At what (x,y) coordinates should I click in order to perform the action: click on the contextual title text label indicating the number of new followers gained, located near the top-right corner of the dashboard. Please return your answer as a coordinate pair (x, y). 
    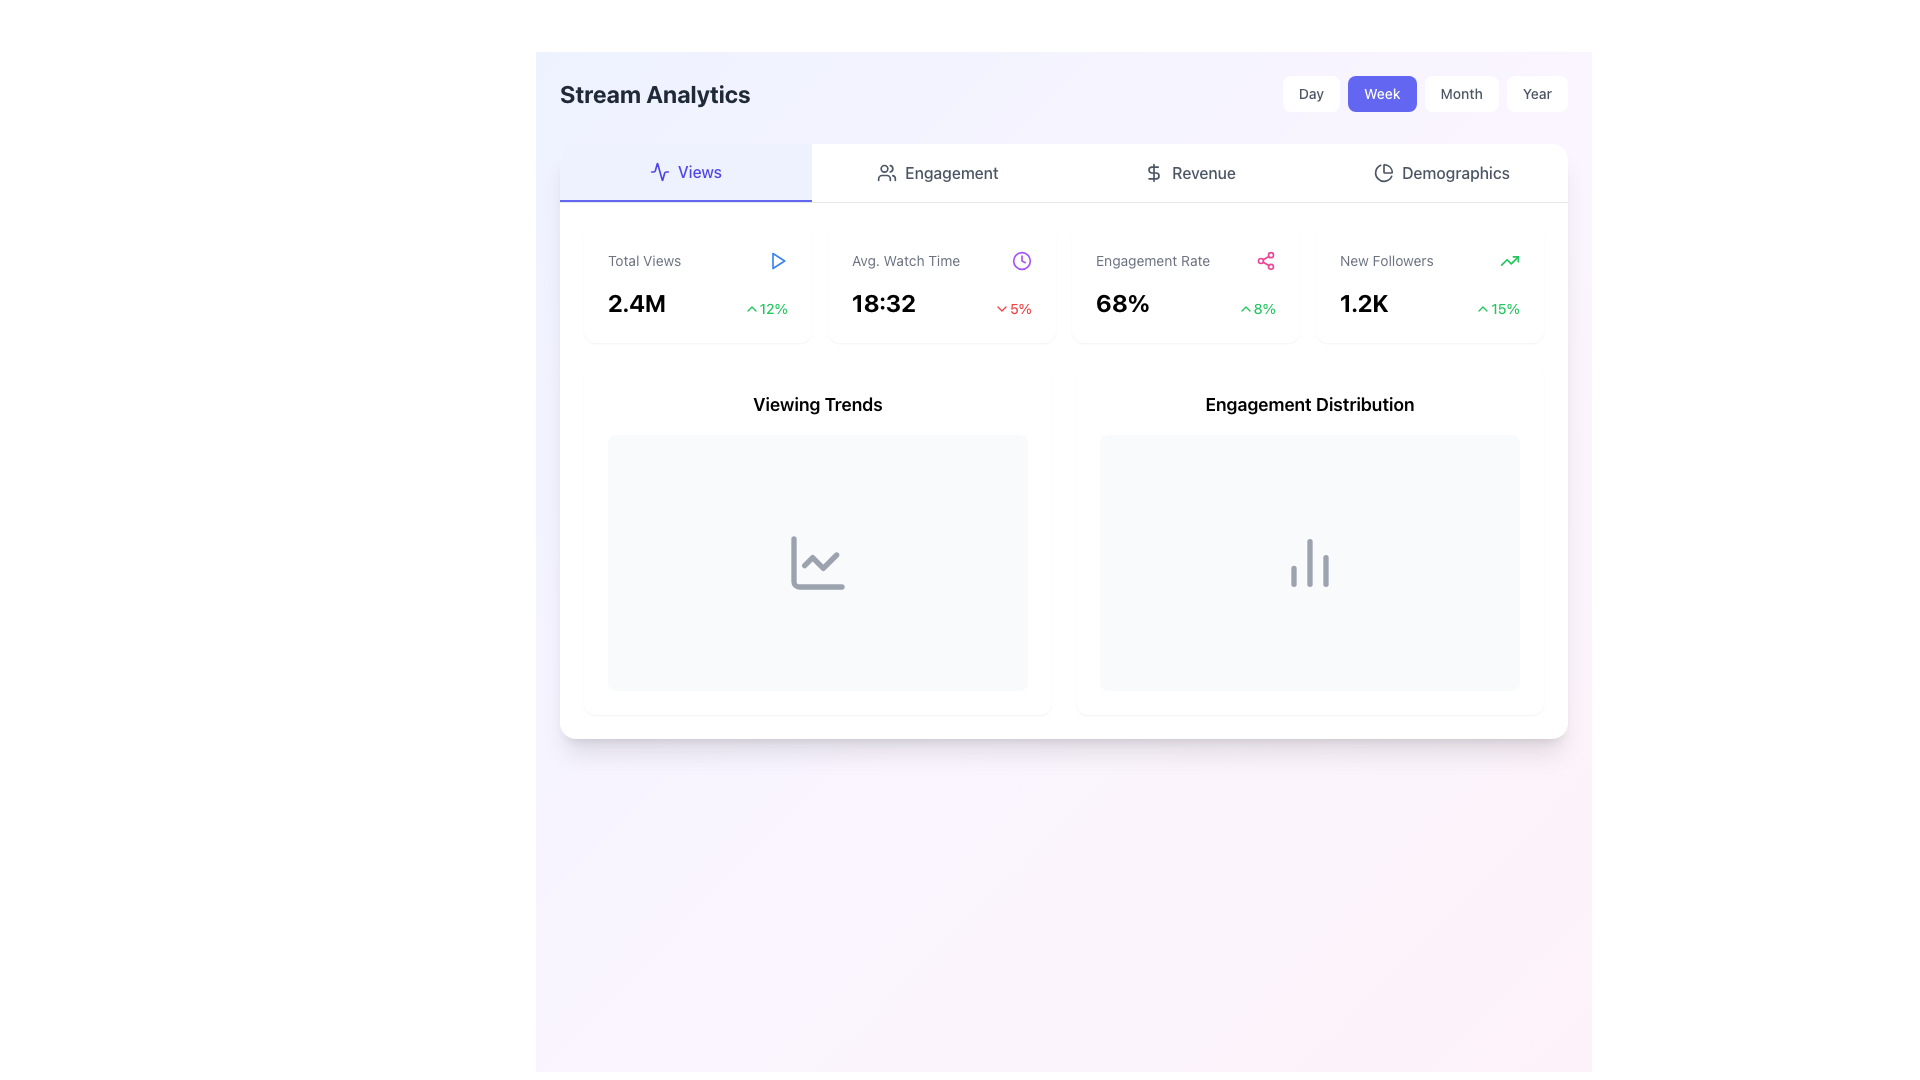
    Looking at the image, I should click on (1385, 260).